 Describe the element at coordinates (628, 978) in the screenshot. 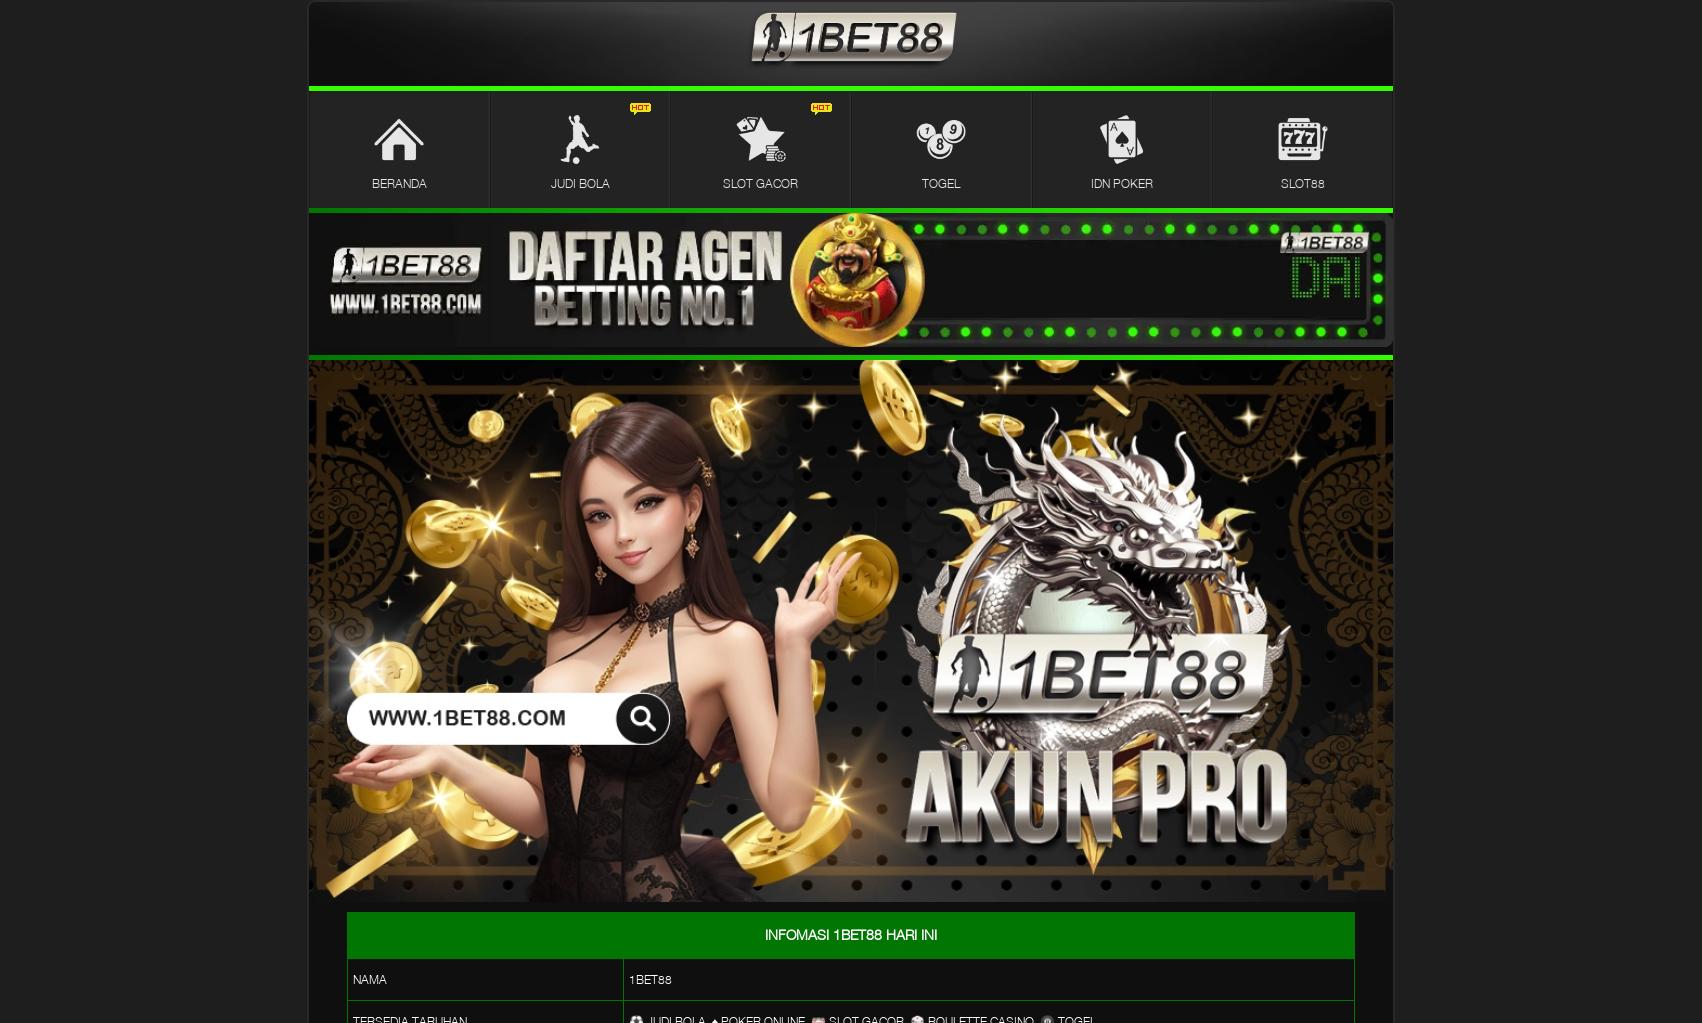

I see `'1BET88'` at that location.